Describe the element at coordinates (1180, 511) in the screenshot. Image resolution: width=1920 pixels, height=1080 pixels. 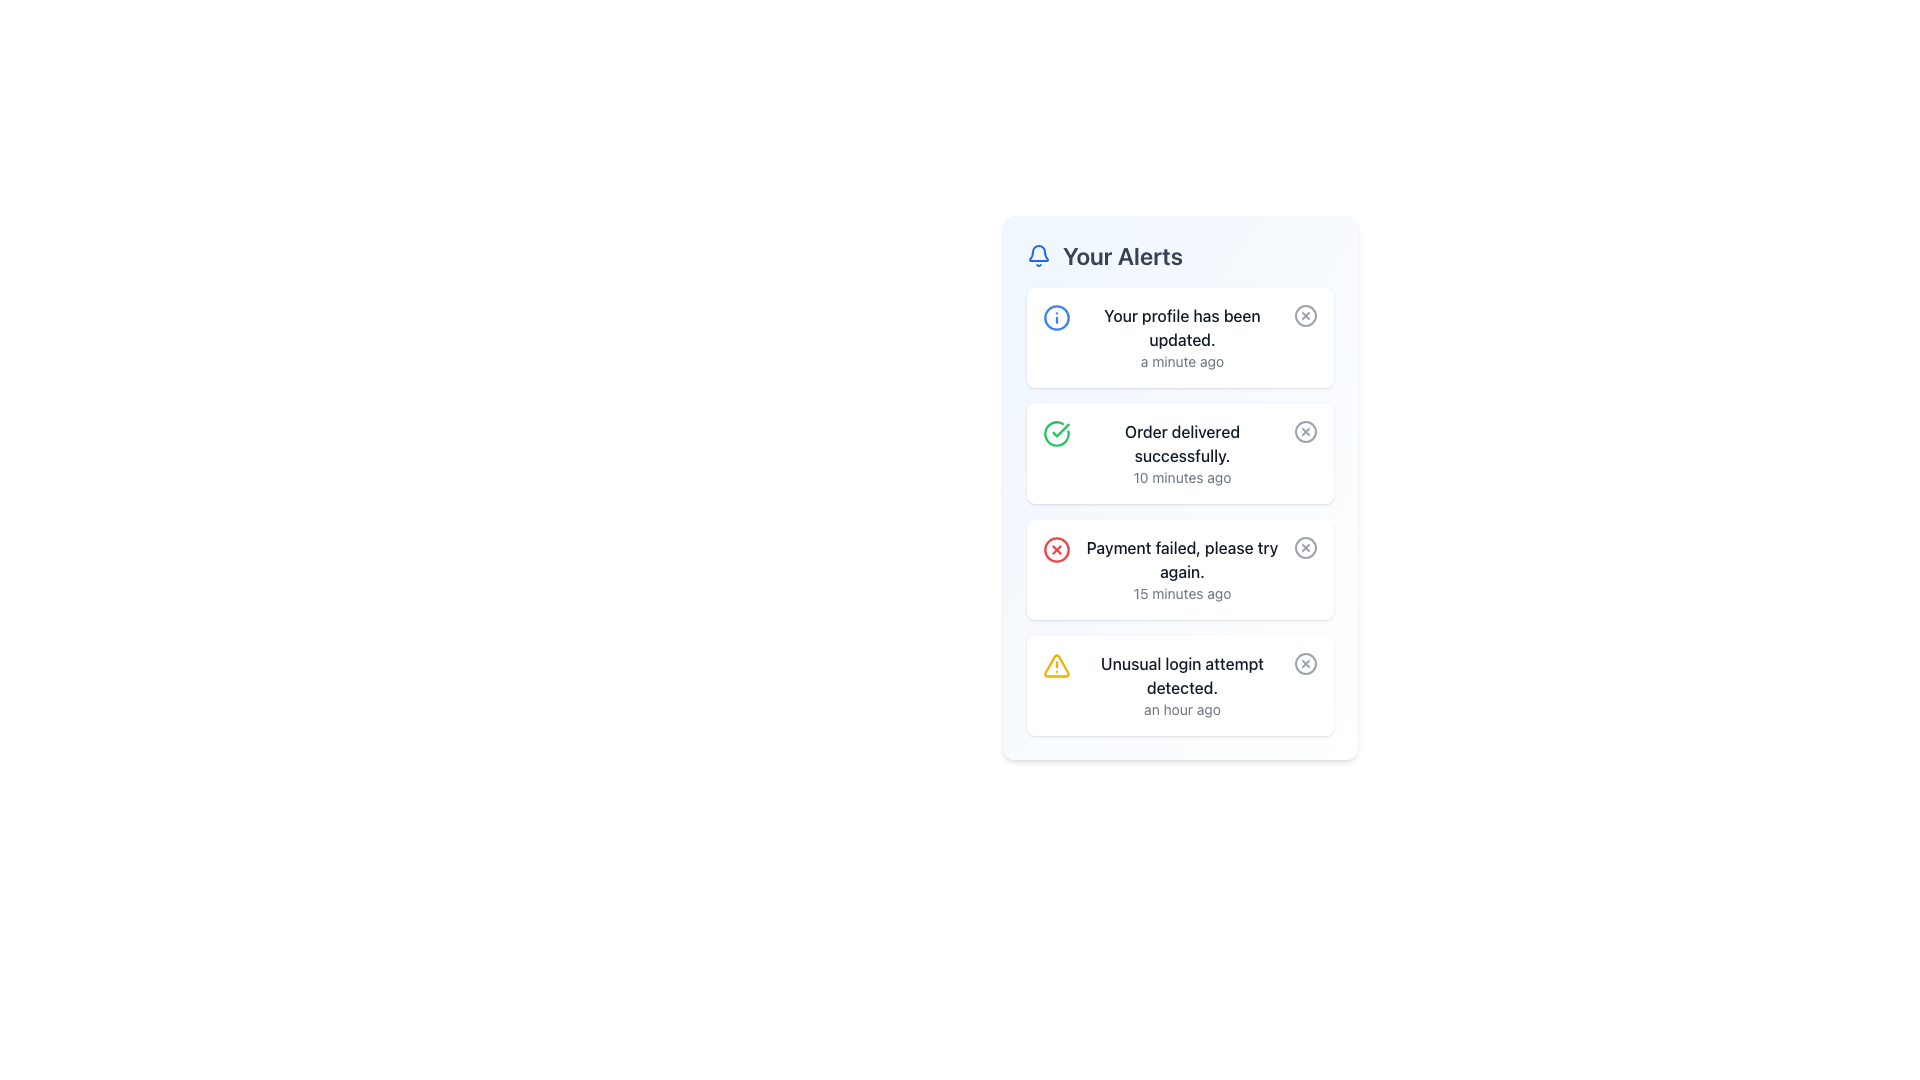
I see `the third notification item in the list below 'Your Alerts'` at that location.